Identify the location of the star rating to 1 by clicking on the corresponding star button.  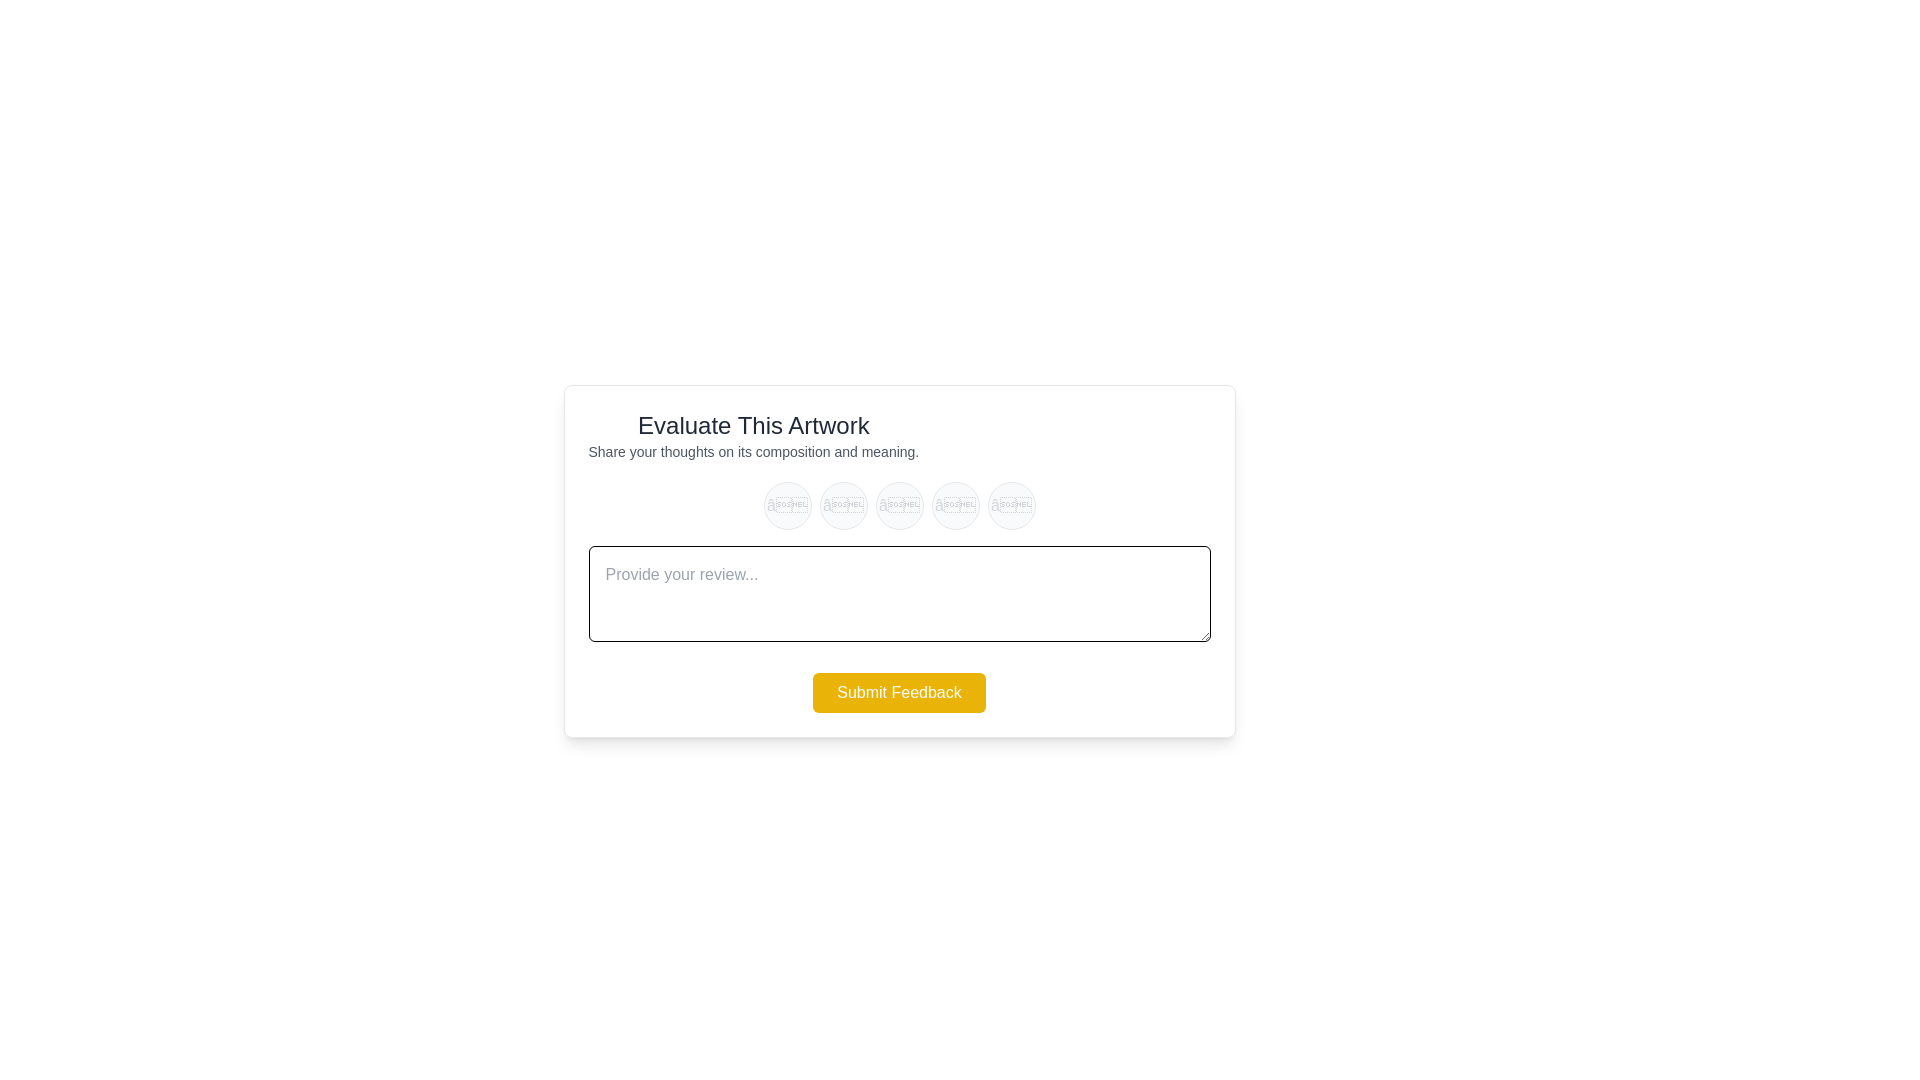
(786, 504).